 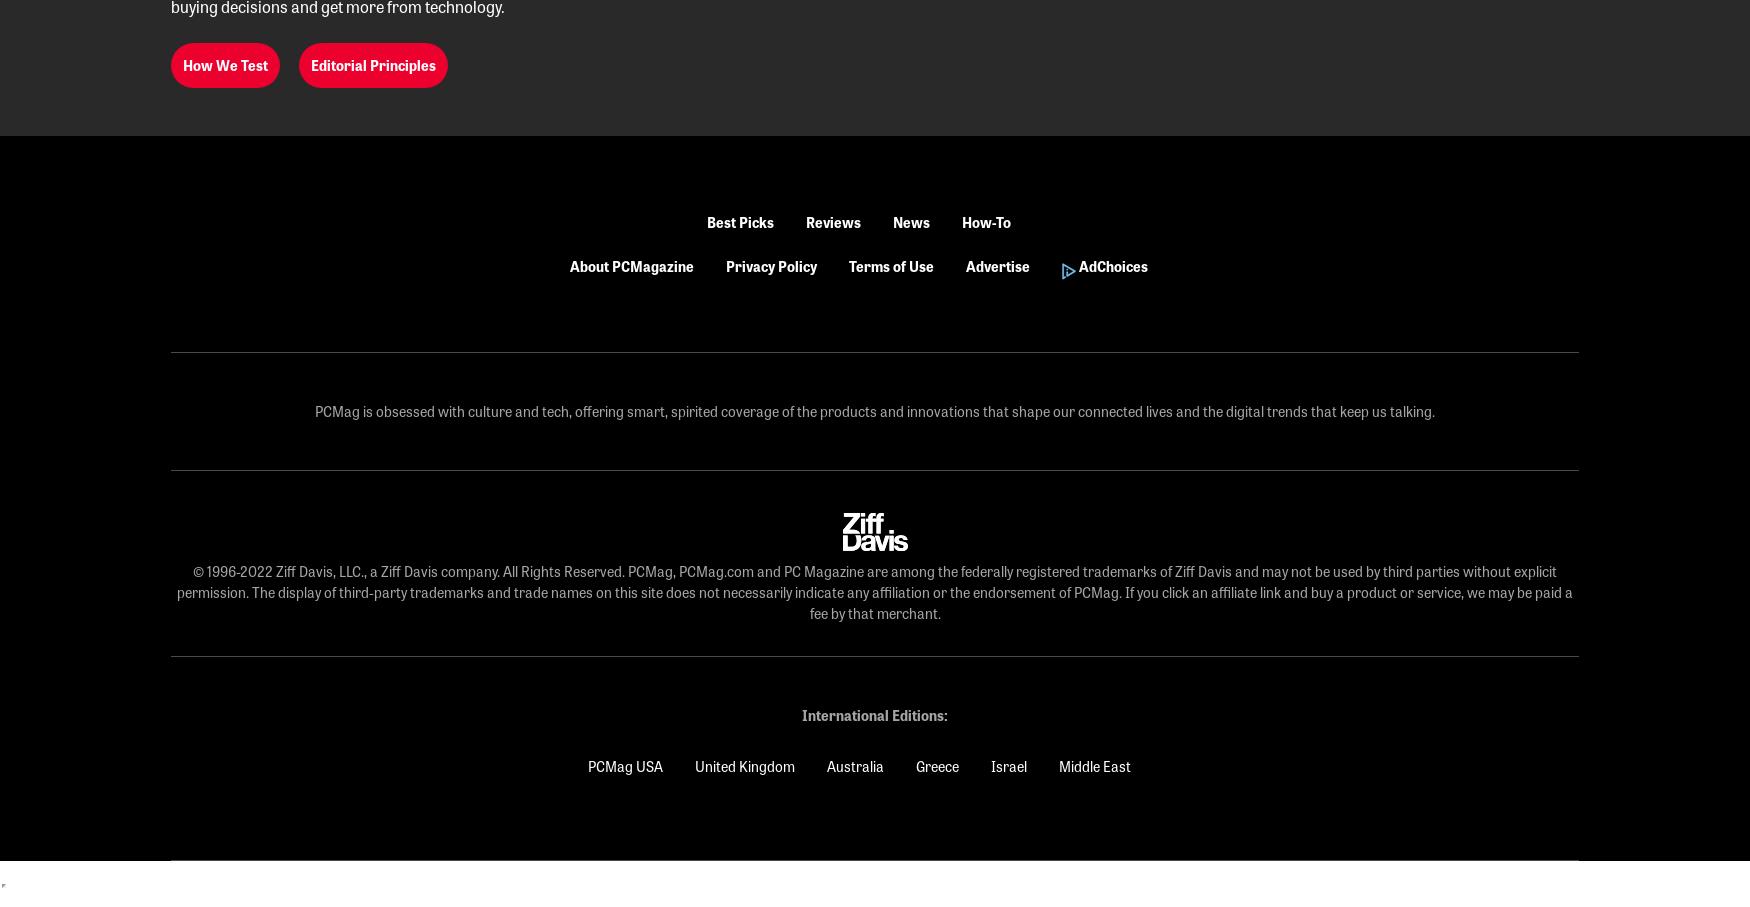 I want to click on 'PCMag is obsessed with culture and tech, offering smart, spirited coverage of the products and innovations that shape our connected lives and the digital trends that keep us talking.', so click(x=315, y=410).